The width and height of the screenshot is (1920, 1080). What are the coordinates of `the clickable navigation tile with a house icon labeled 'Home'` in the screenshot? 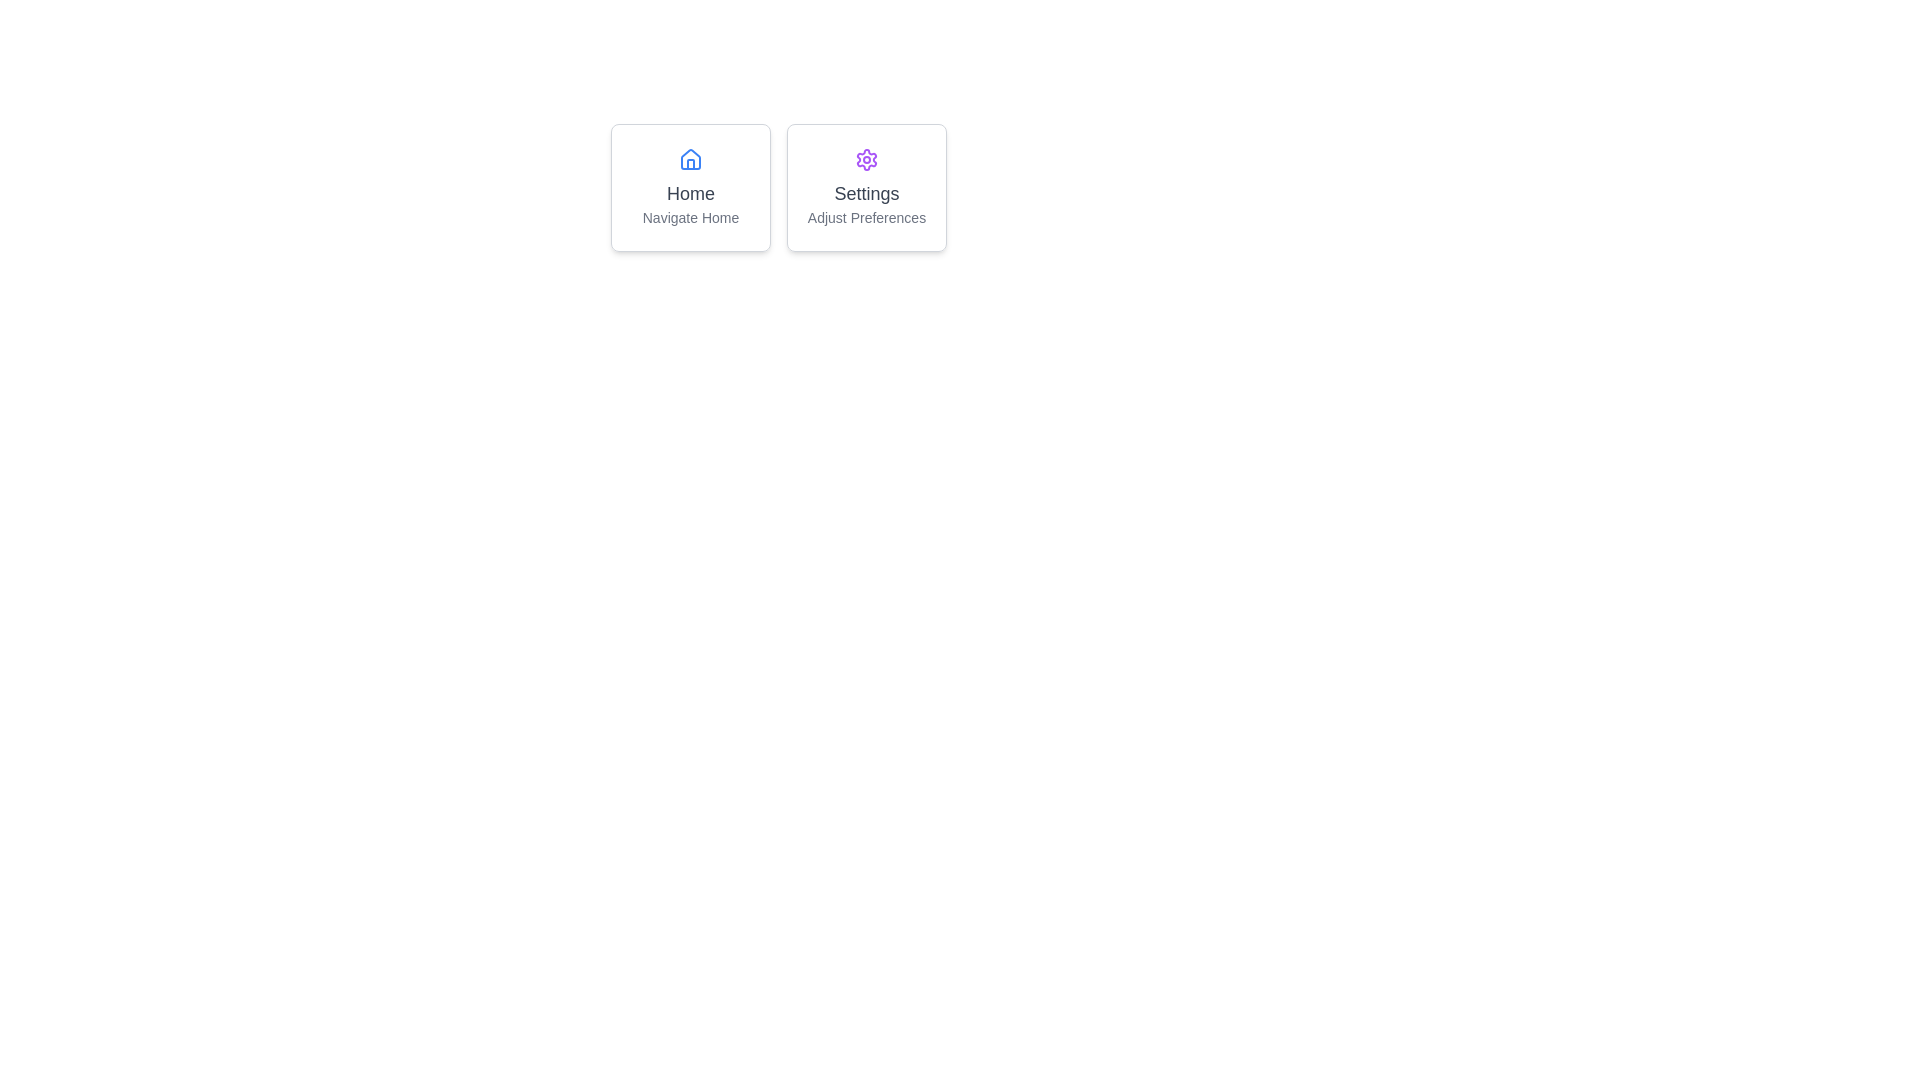 It's located at (691, 188).